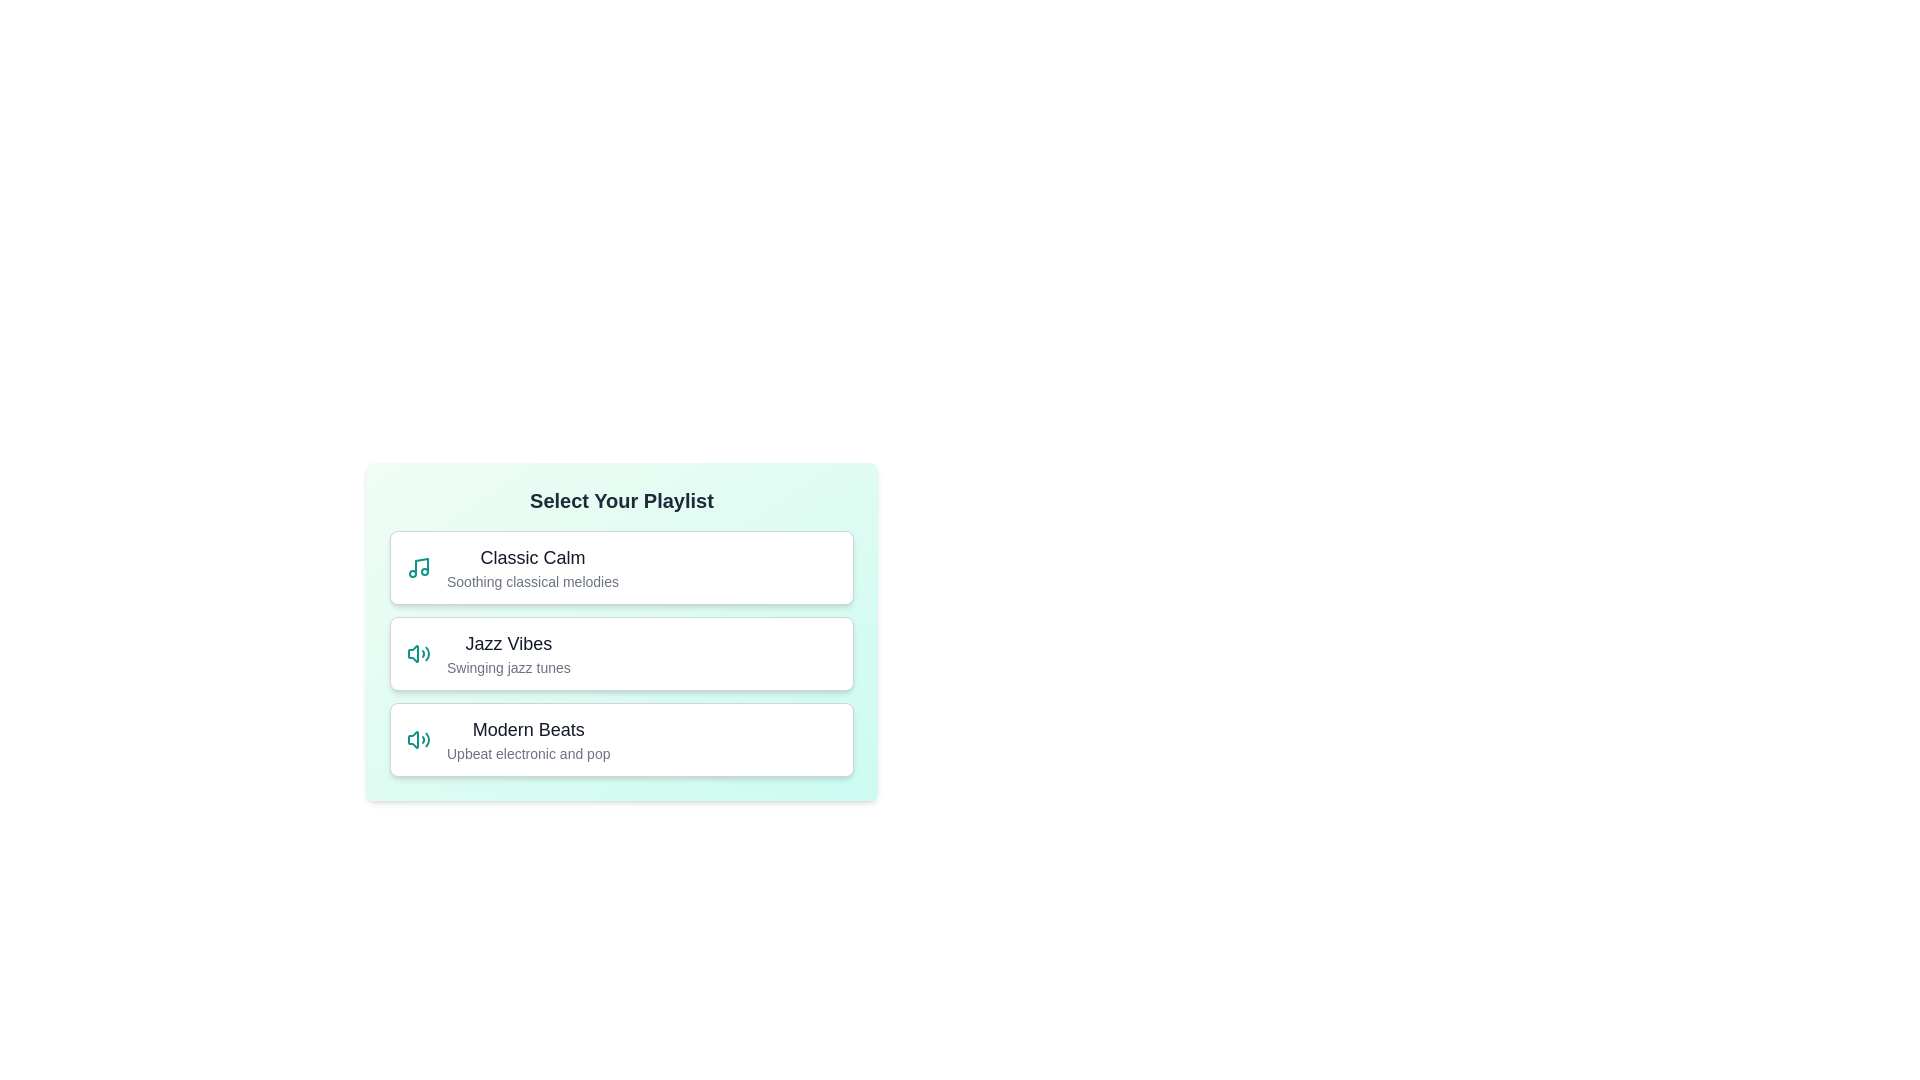 This screenshot has height=1080, width=1920. I want to click on the static text element that provides a subtitle for the 'Jazz Vibes' playlist, located beneath the main heading 'Select Your Playlist', so click(508, 667).